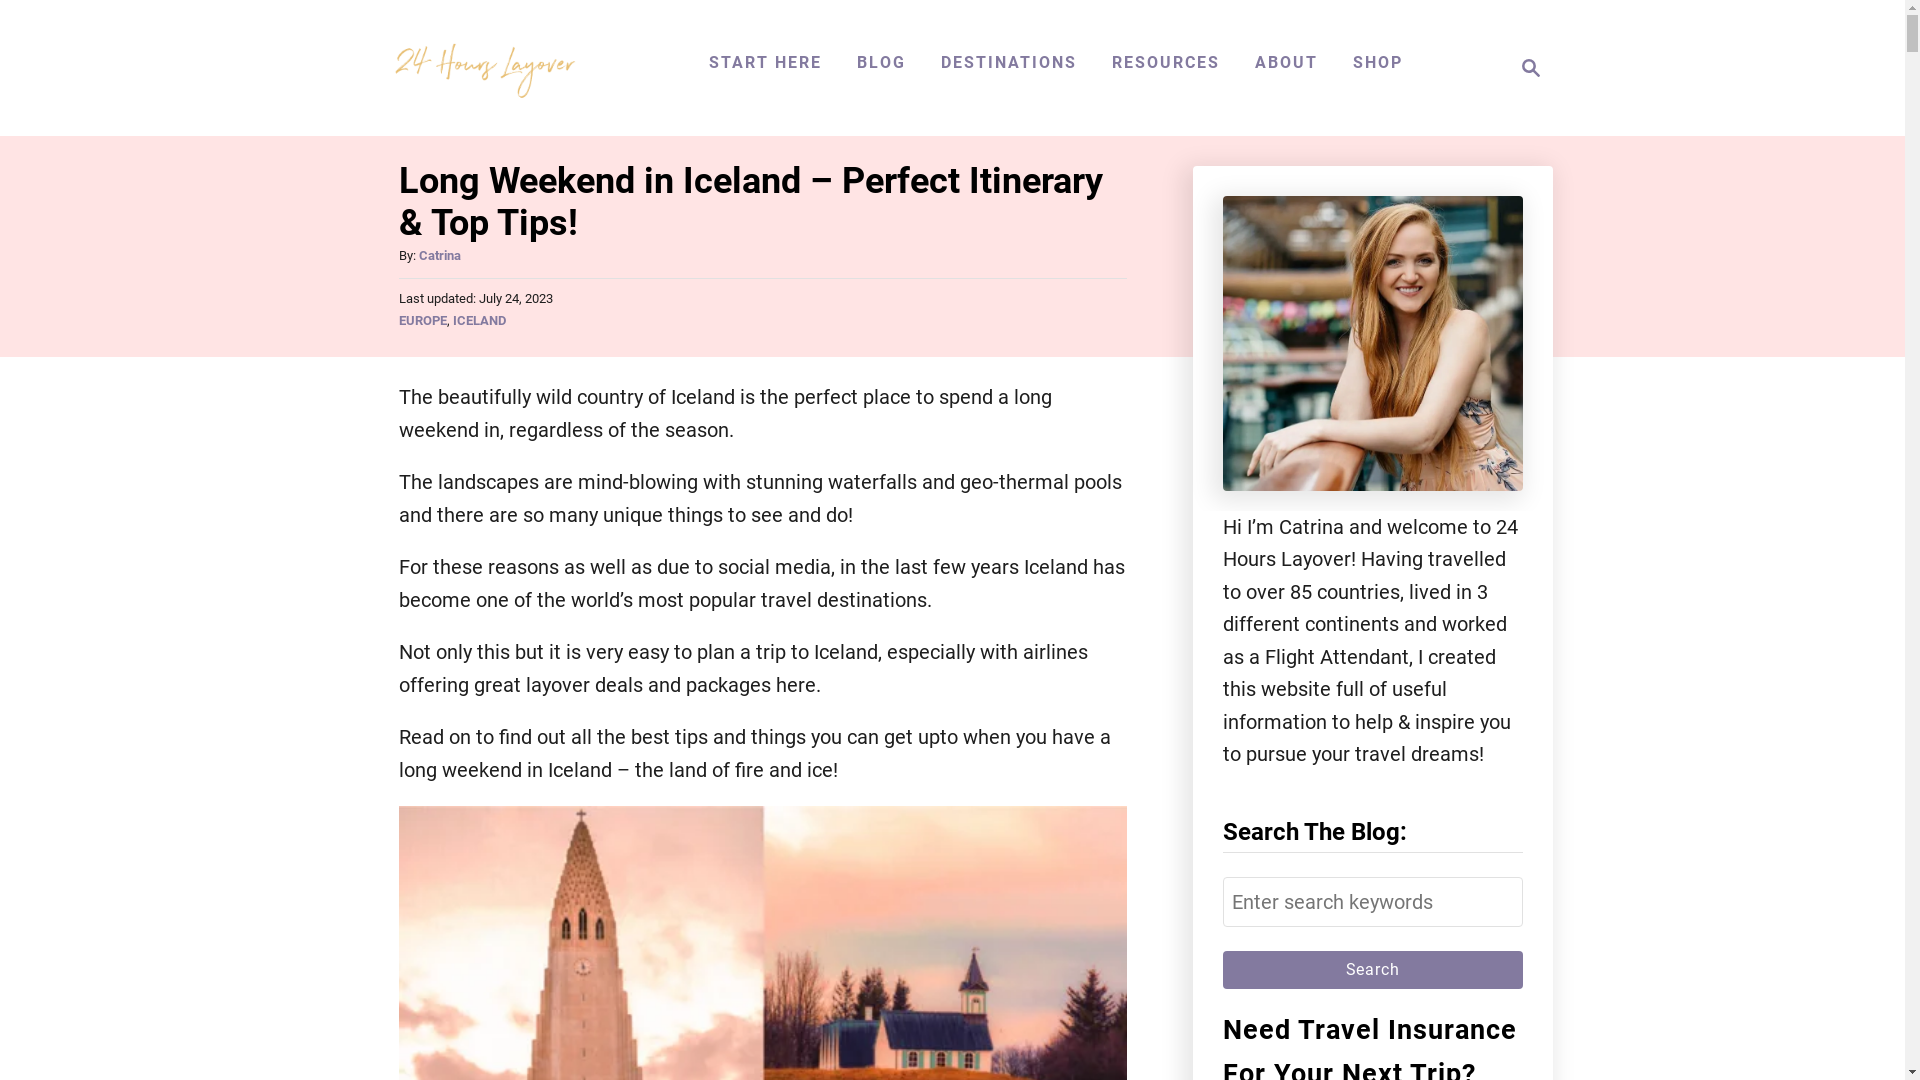  What do you see at coordinates (929, 61) in the screenshot?
I see `'DESTINATIONS'` at bounding box center [929, 61].